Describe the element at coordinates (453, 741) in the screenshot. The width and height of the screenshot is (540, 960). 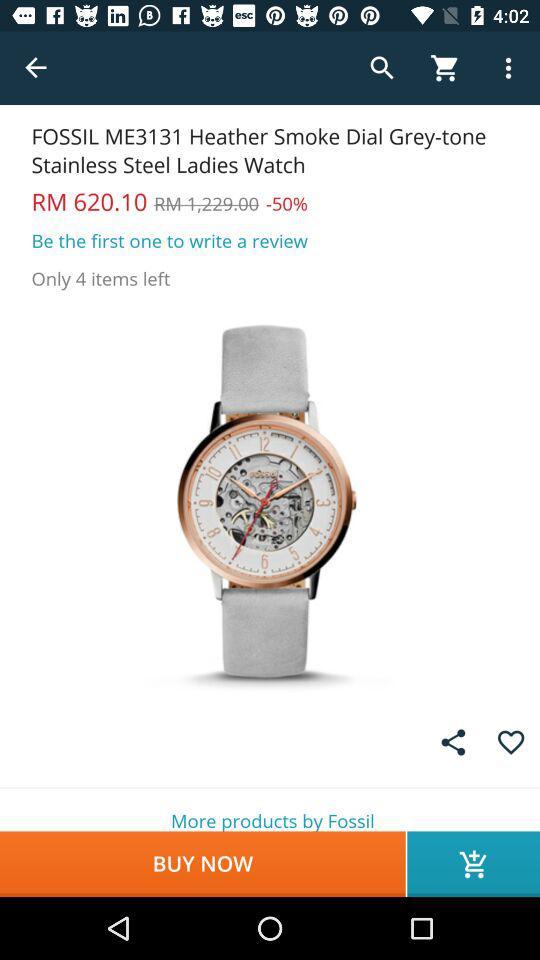
I see `share symbol which is before favorites` at that location.